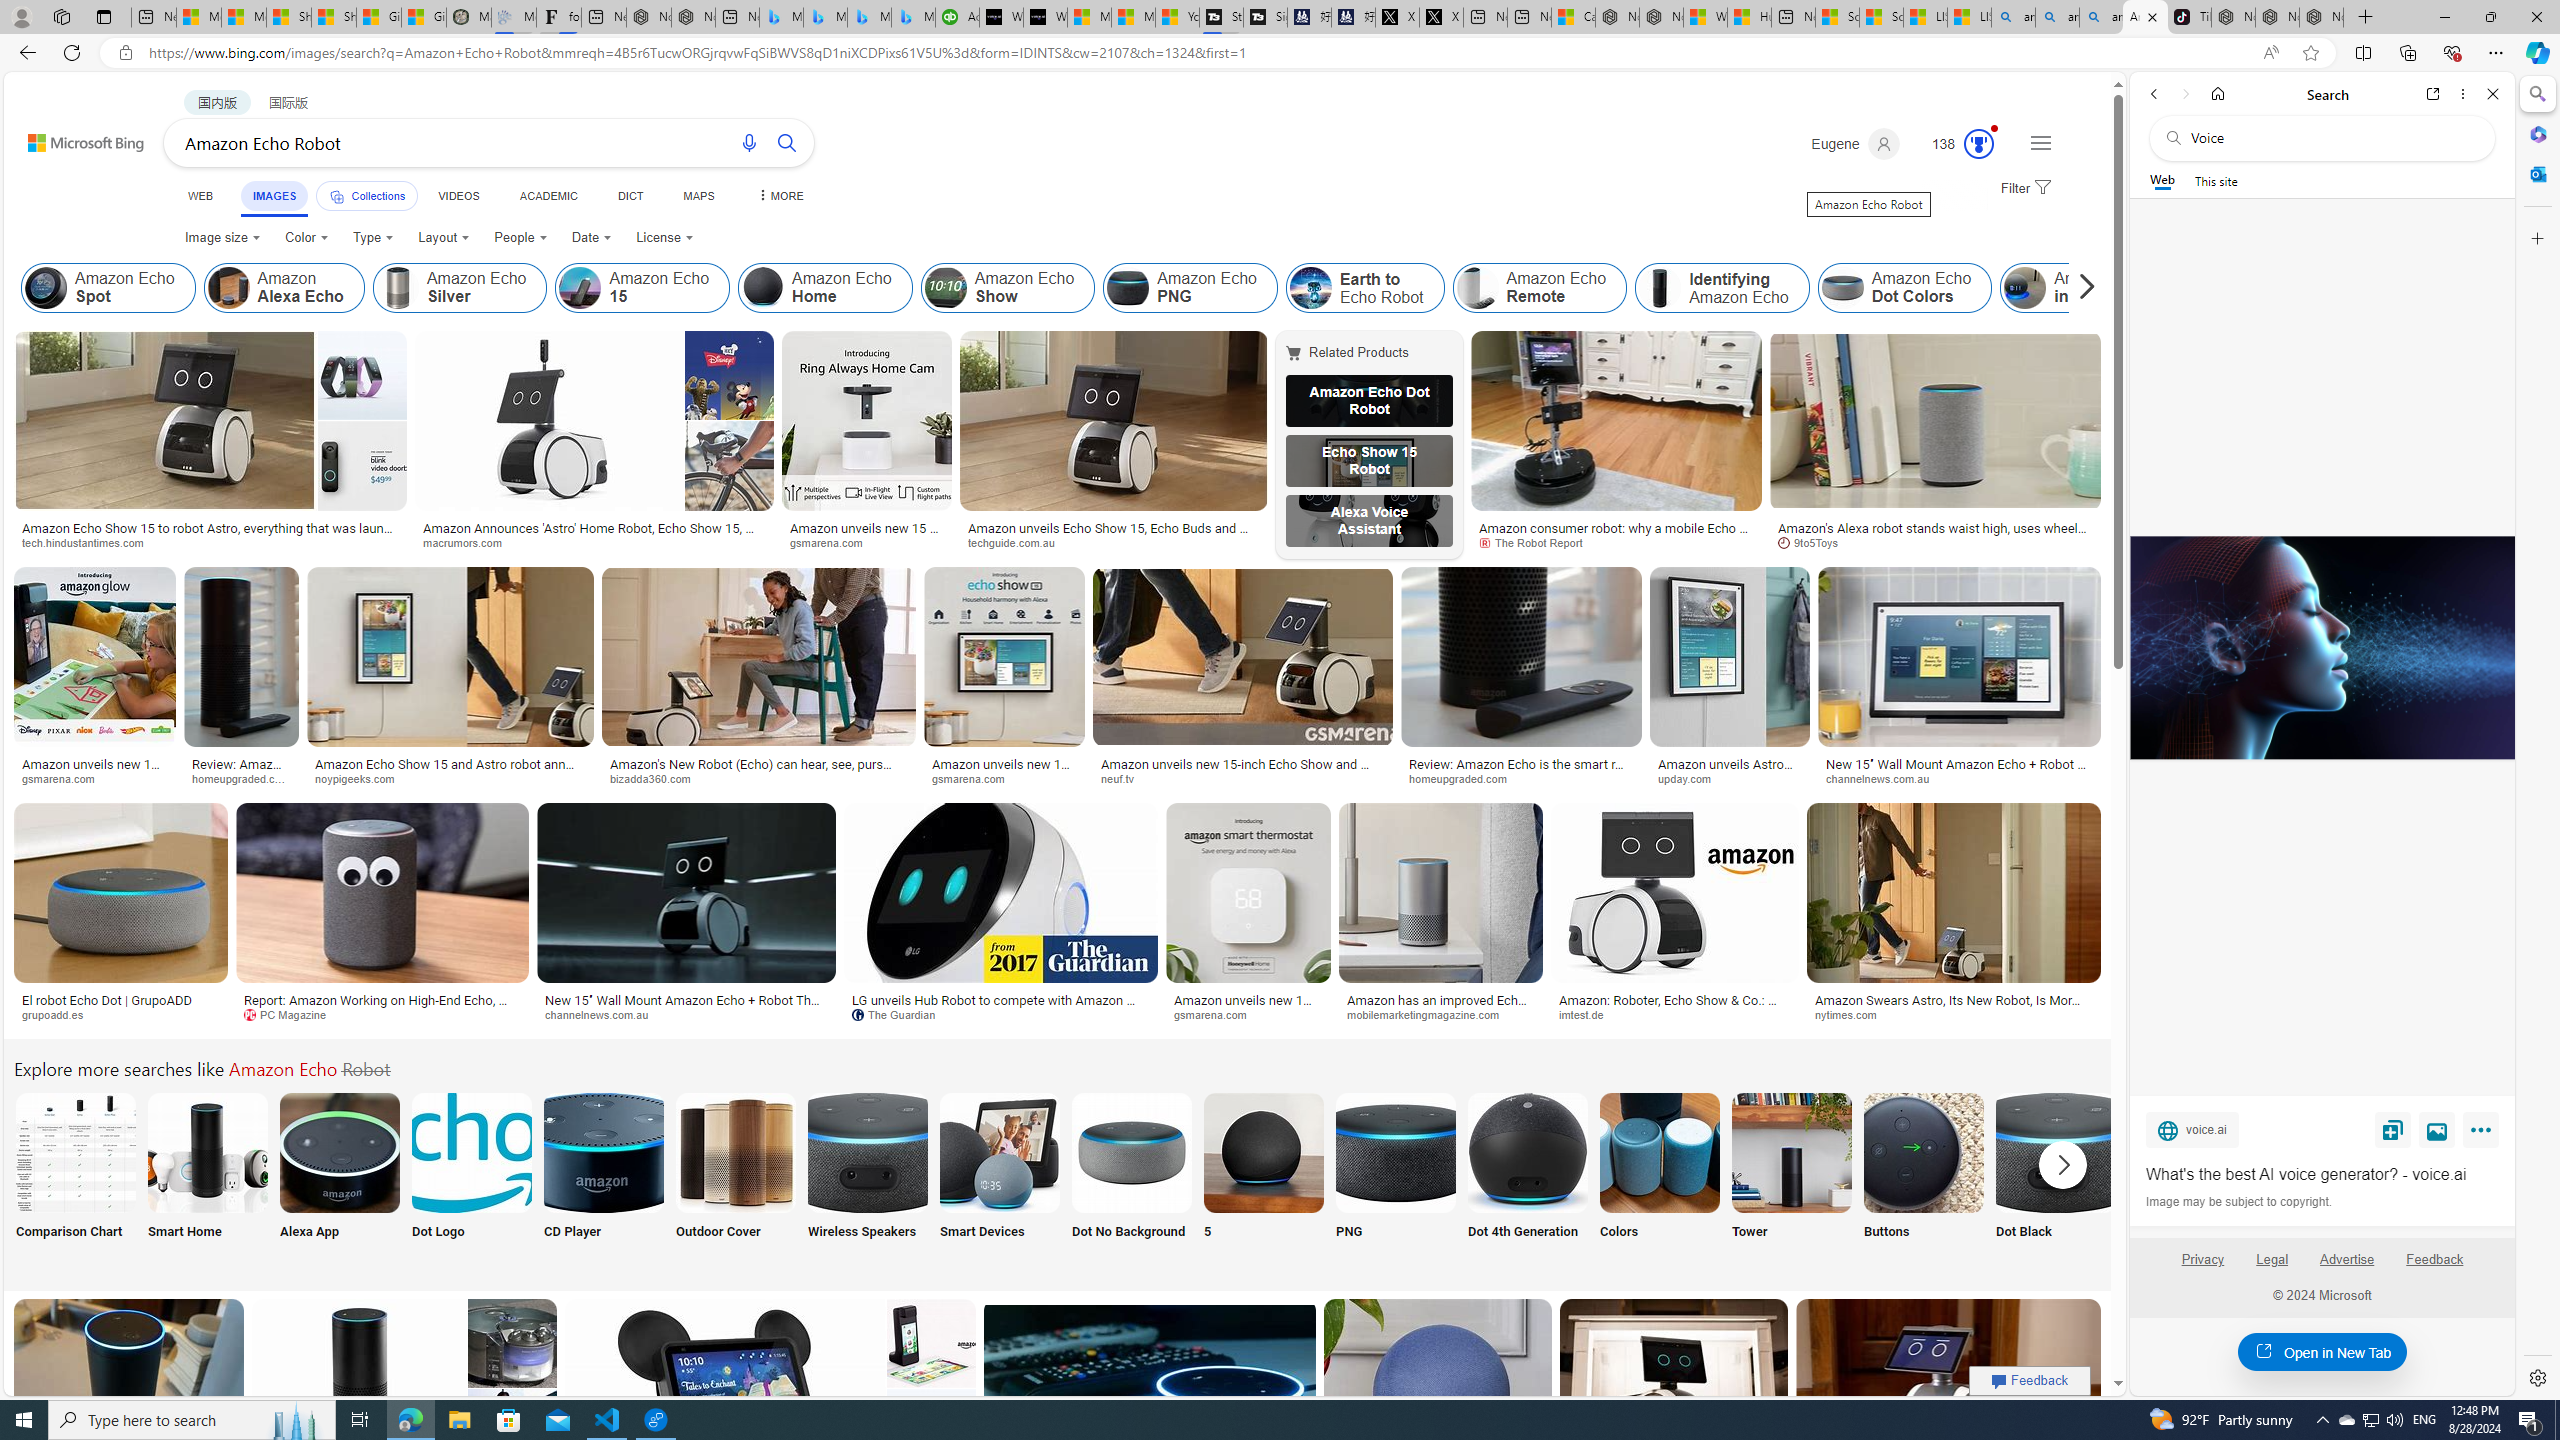 The height and width of the screenshot is (1440, 2560). What do you see at coordinates (2039, 141) in the screenshot?
I see `'Settings and quick links'` at bounding box center [2039, 141].